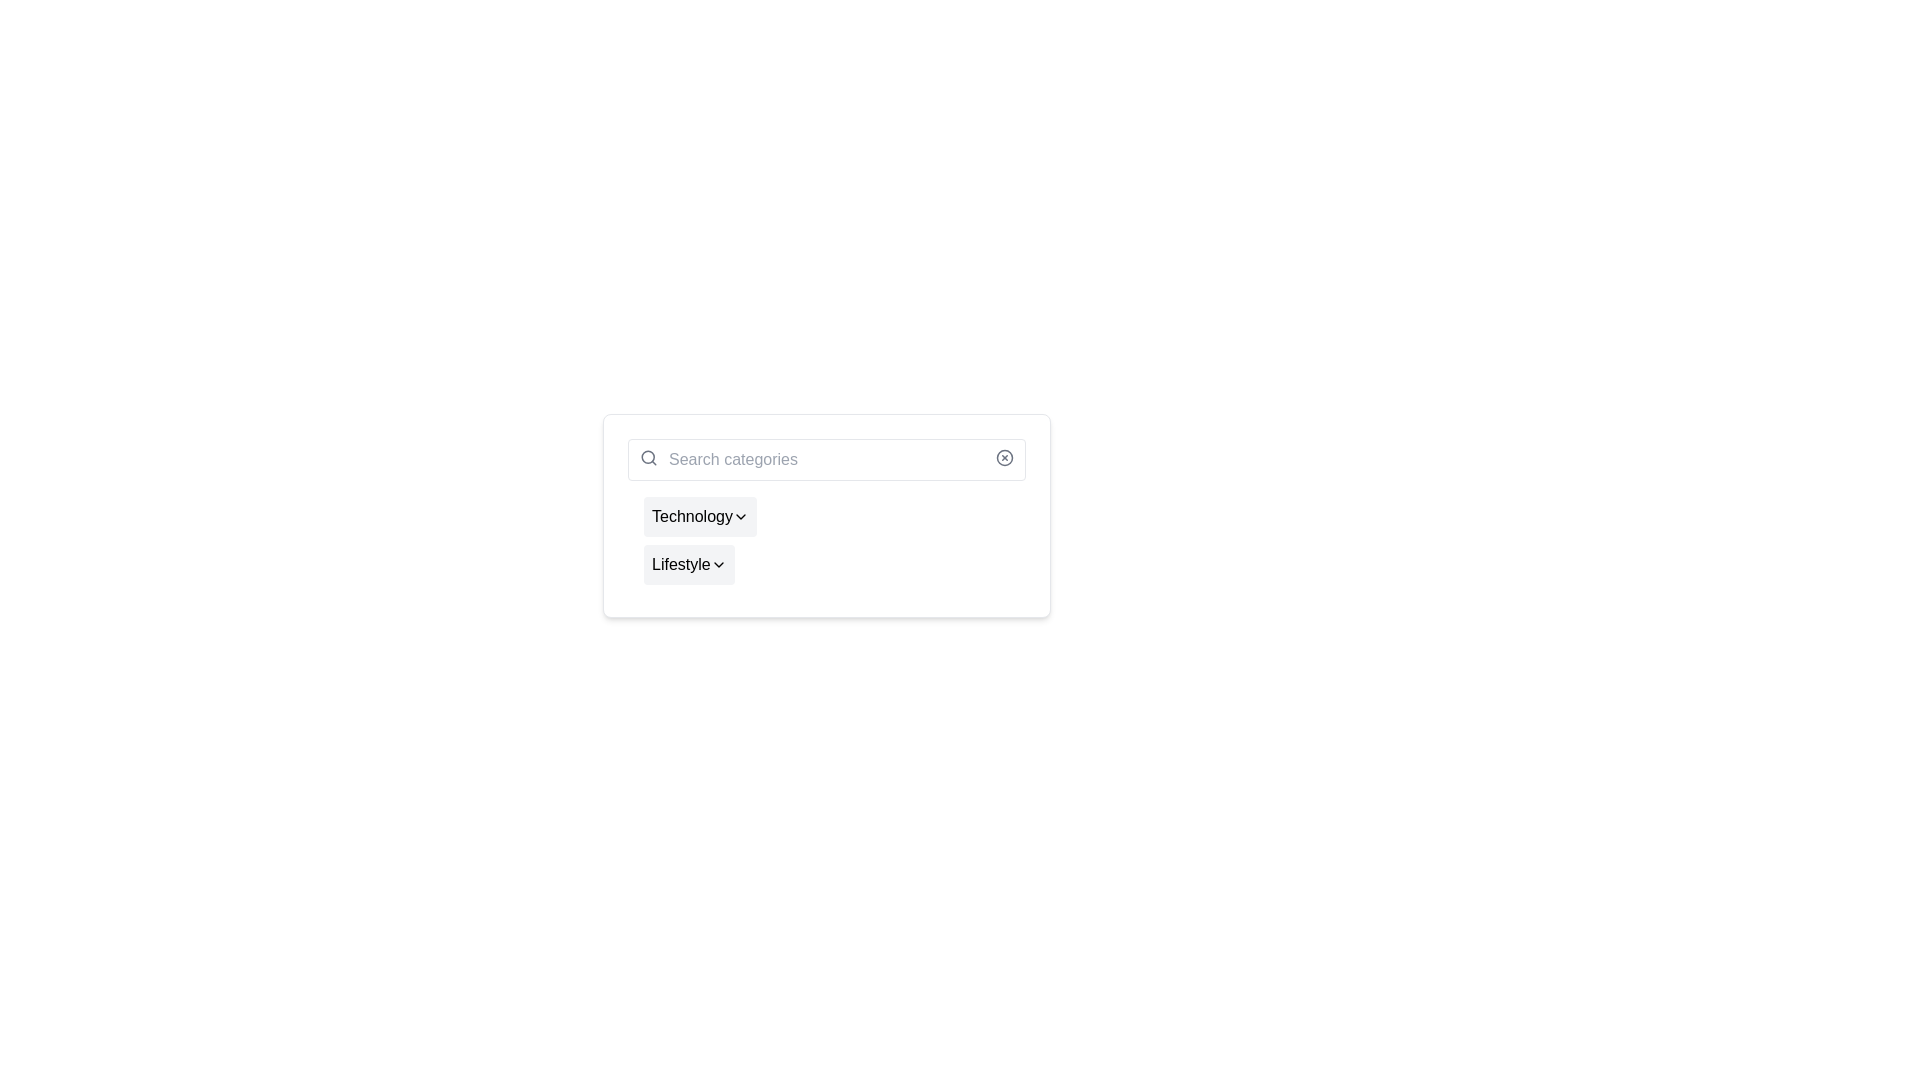  What do you see at coordinates (835, 564) in the screenshot?
I see `the 'Lifestyle' dropdown menu button located below the 'Technology' component` at bounding box center [835, 564].